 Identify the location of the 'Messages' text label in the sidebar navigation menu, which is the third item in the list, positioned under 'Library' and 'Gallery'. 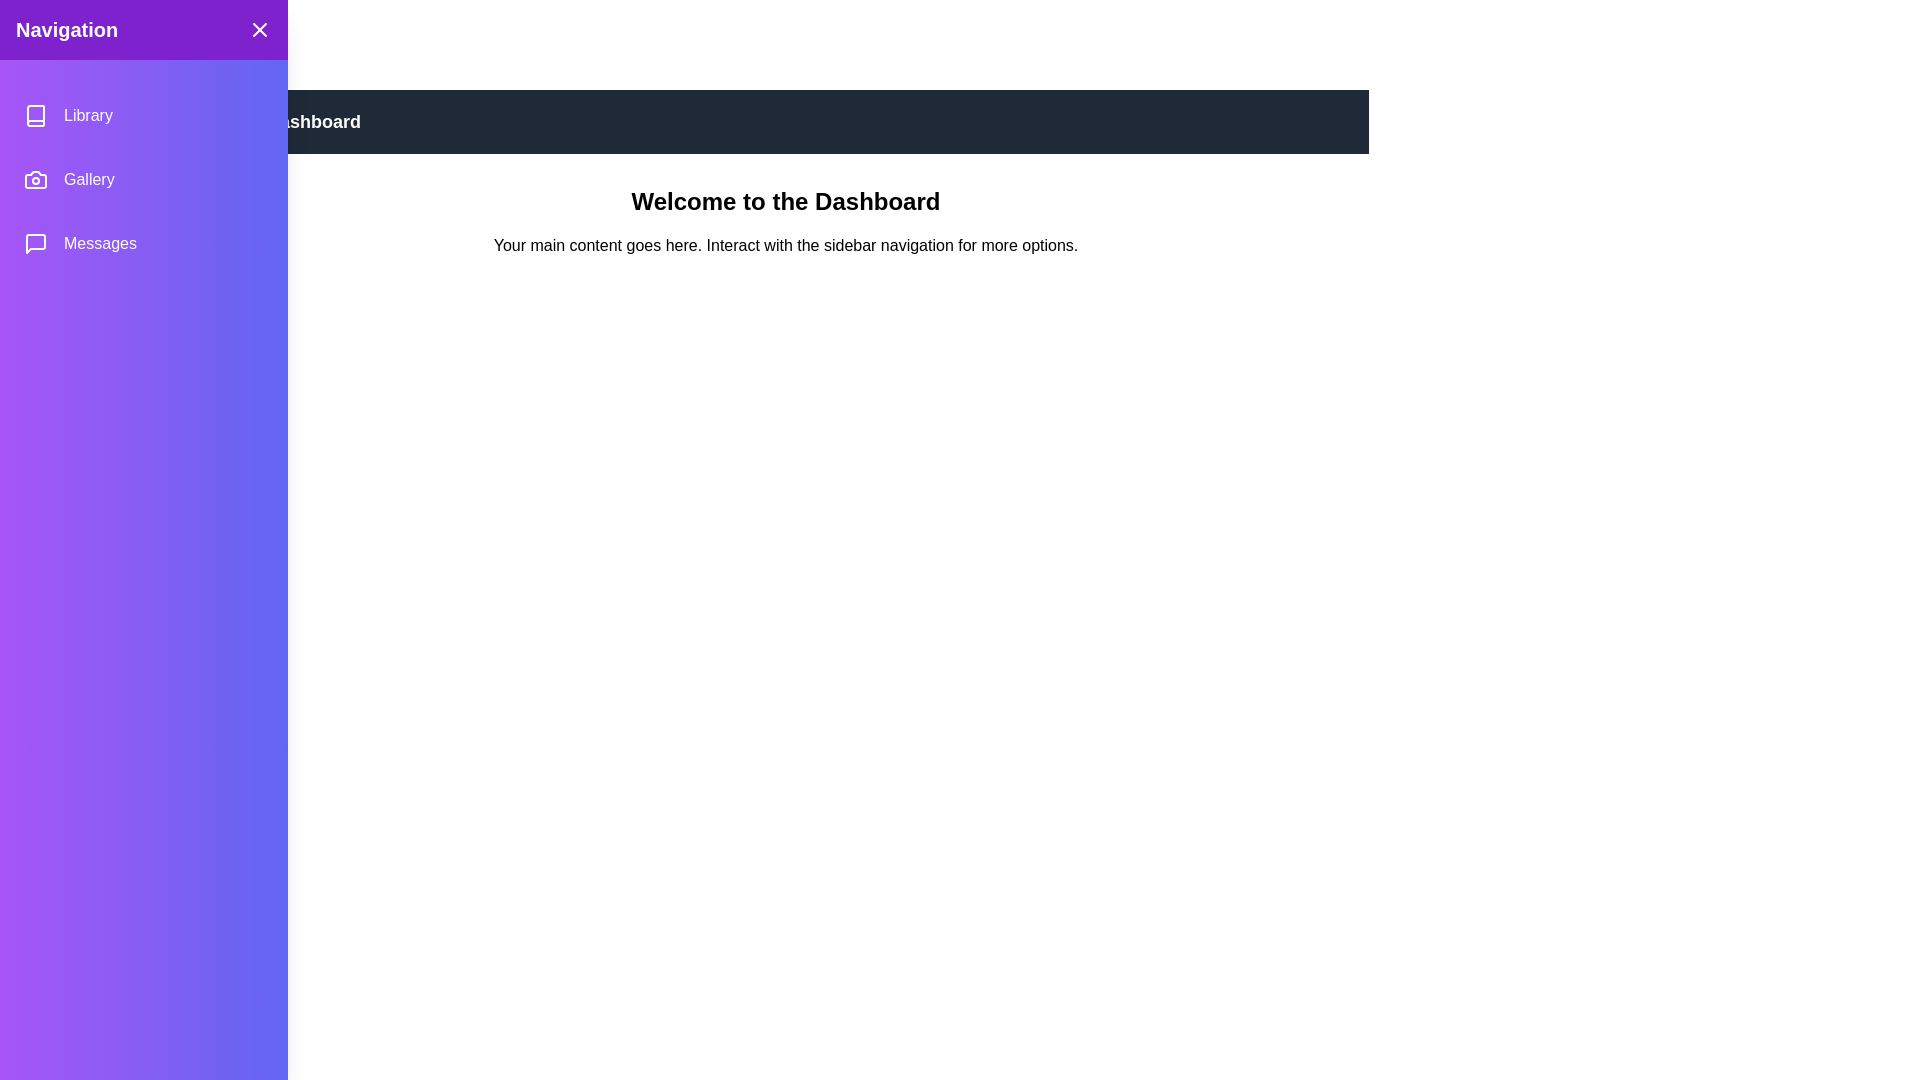
(99, 242).